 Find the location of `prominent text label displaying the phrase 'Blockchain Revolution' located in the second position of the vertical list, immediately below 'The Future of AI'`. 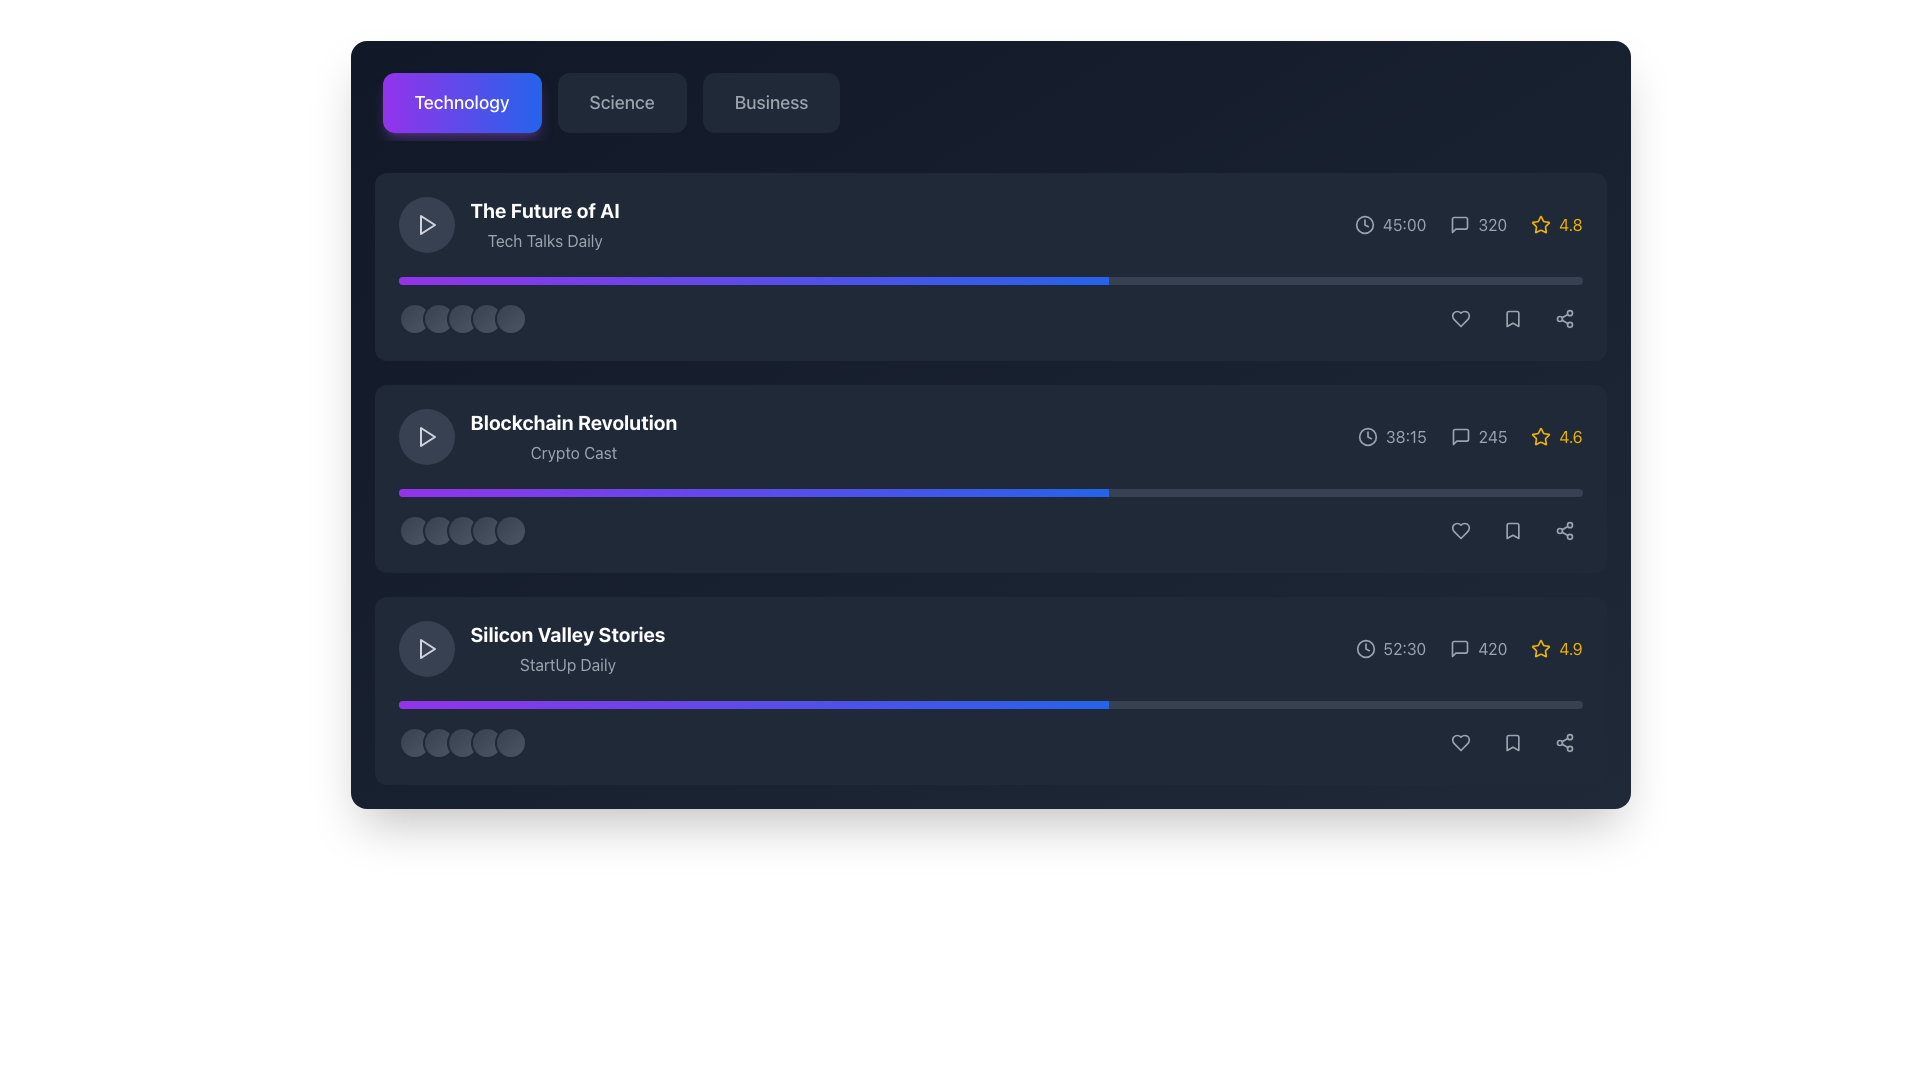

prominent text label displaying the phrase 'Blockchain Revolution' located in the second position of the vertical list, immediately below 'The Future of AI' is located at coordinates (572, 422).